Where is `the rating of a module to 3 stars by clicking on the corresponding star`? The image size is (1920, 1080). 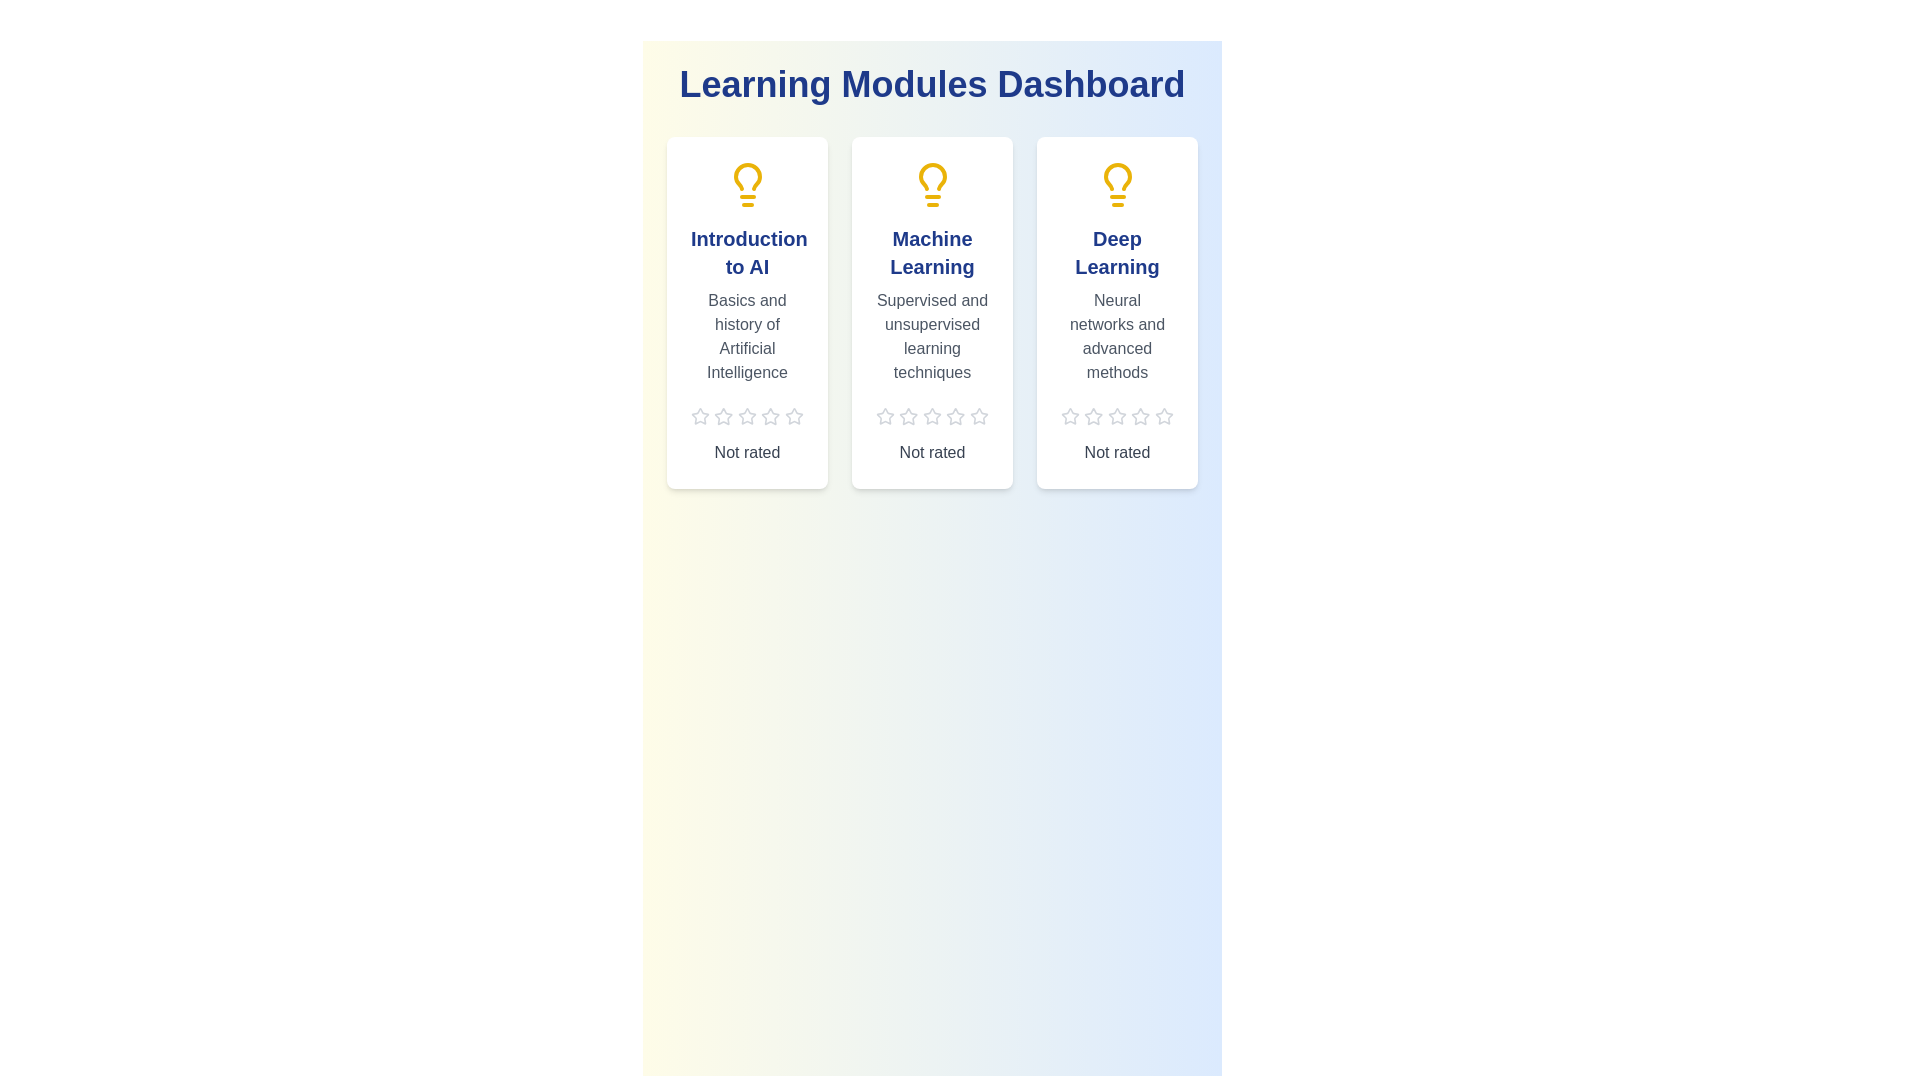
the rating of a module to 3 stars by clicking on the corresponding star is located at coordinates (746, 415).